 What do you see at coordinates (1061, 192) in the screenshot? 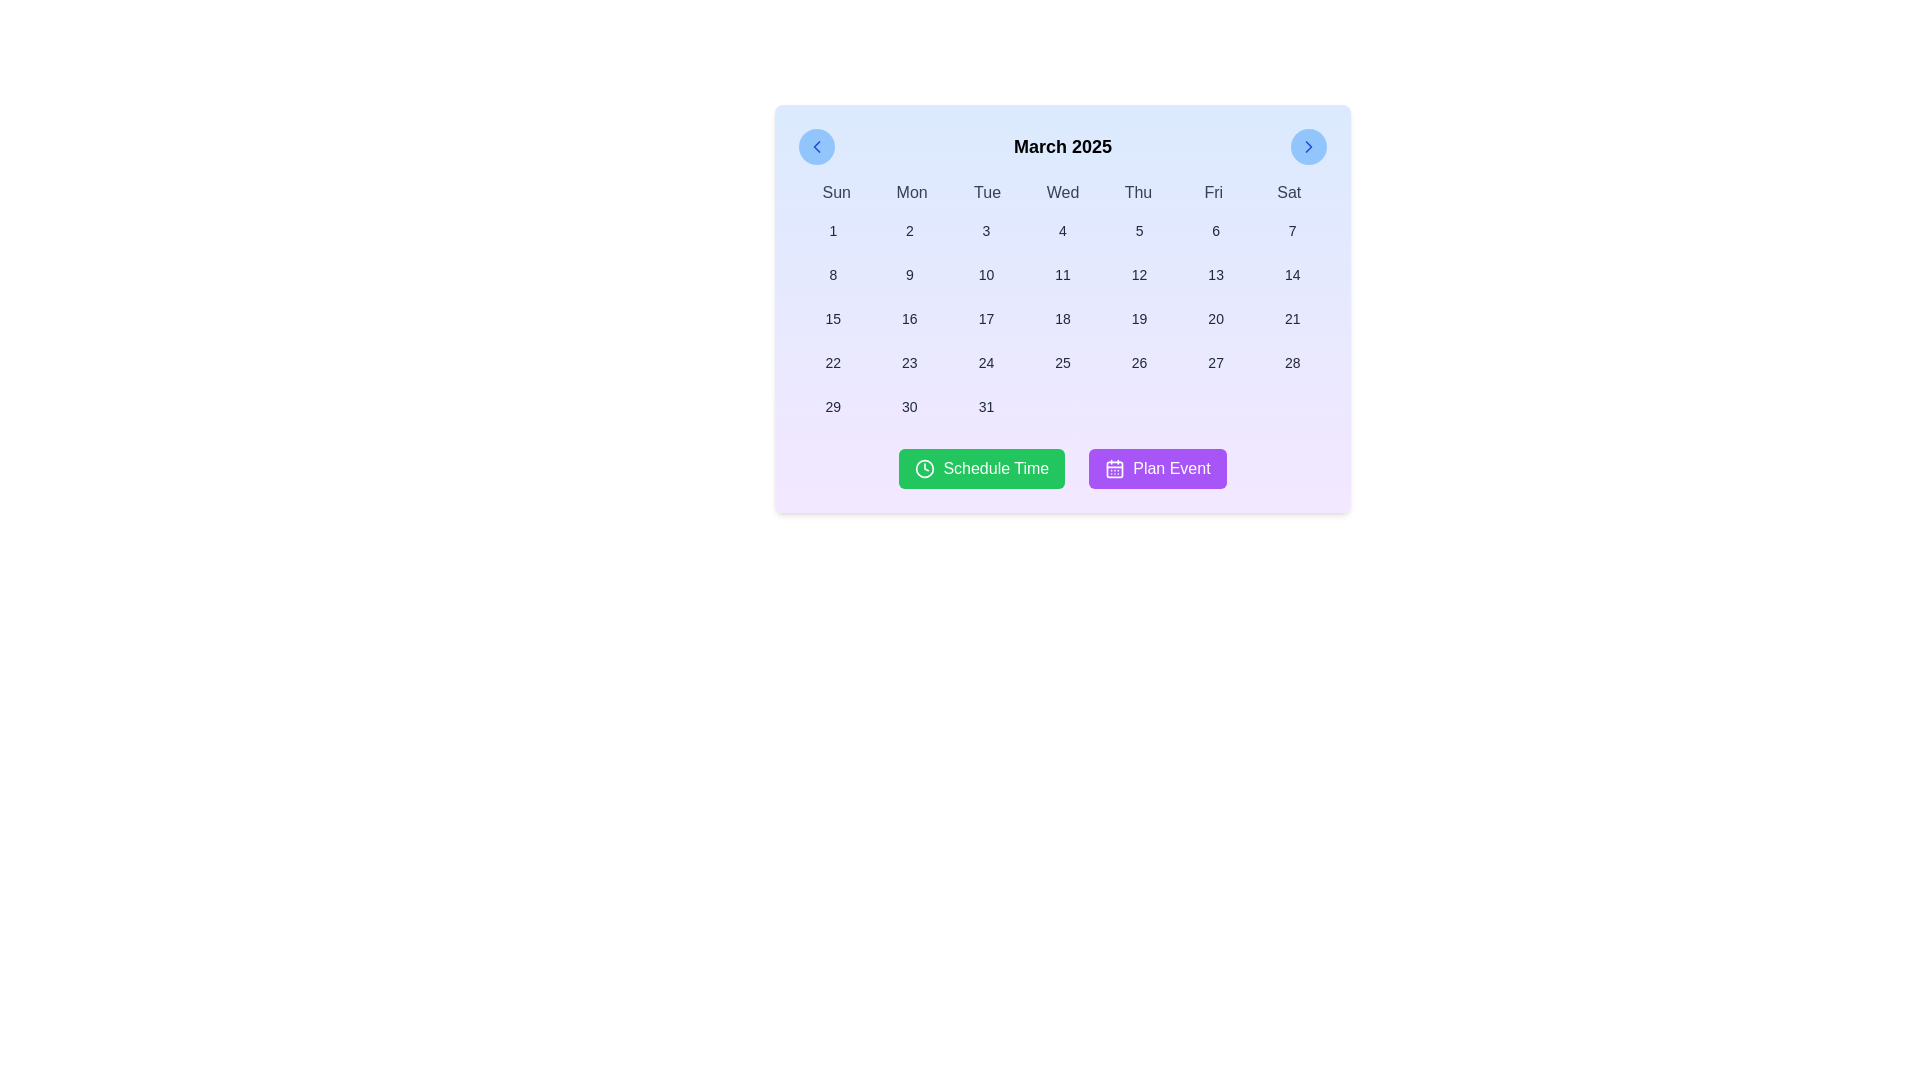
I see `the Weekday Header Row located below the month title 'March 2025' and above the calendar grid, spanning the width of the calendar` at bounding box center [1061, 192].